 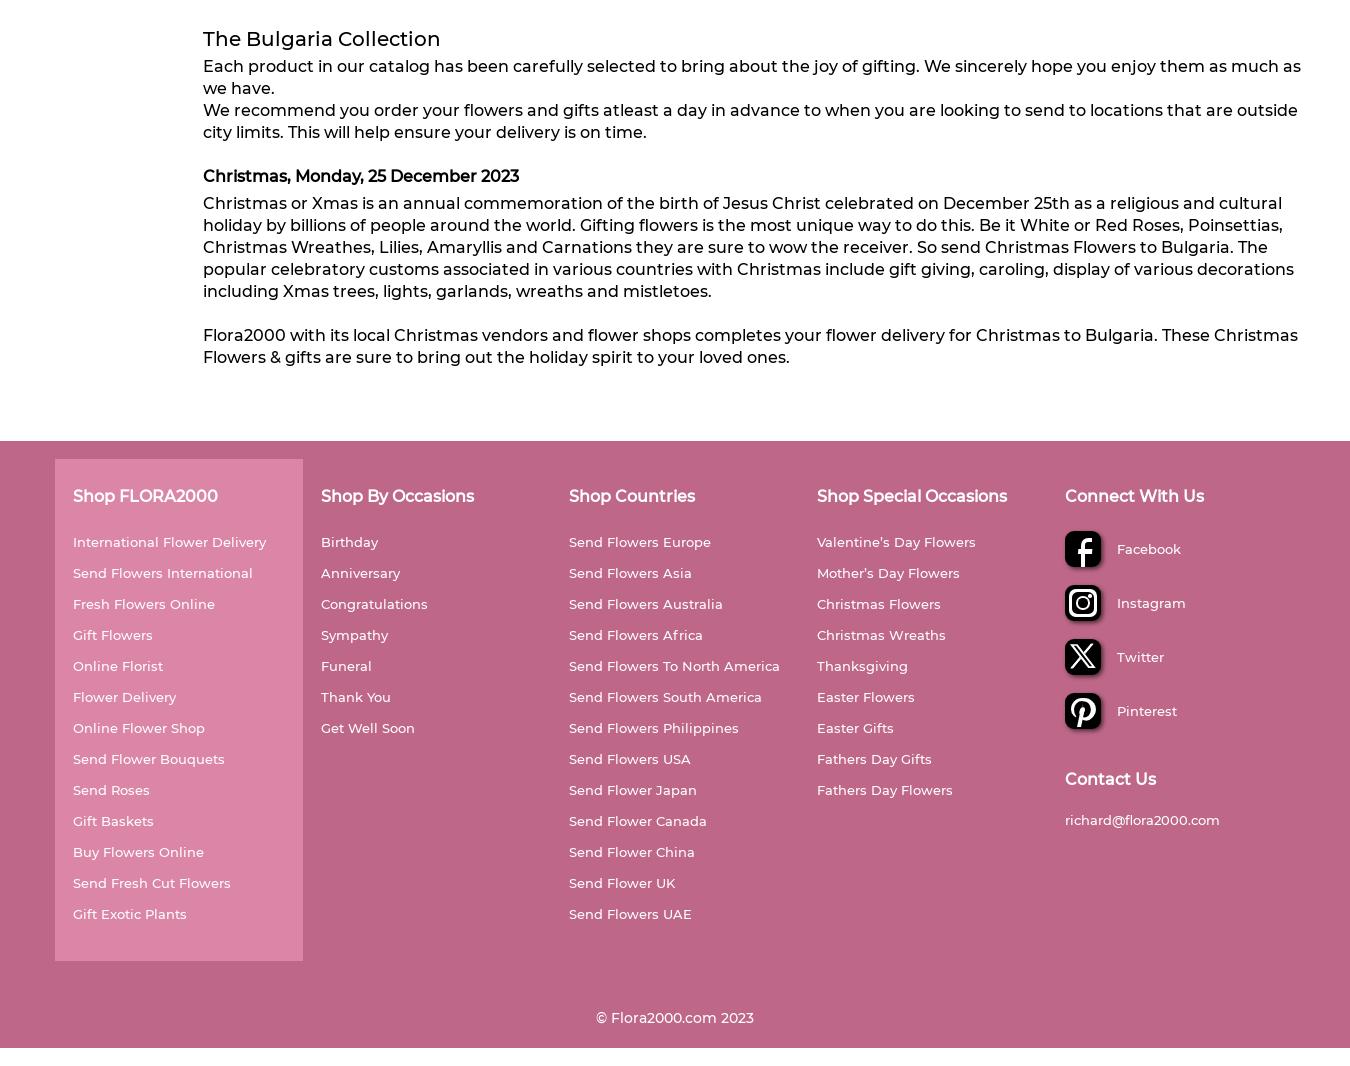 I want to click on 'Valentine’s Day Flowers', so click(x=896, y=540).